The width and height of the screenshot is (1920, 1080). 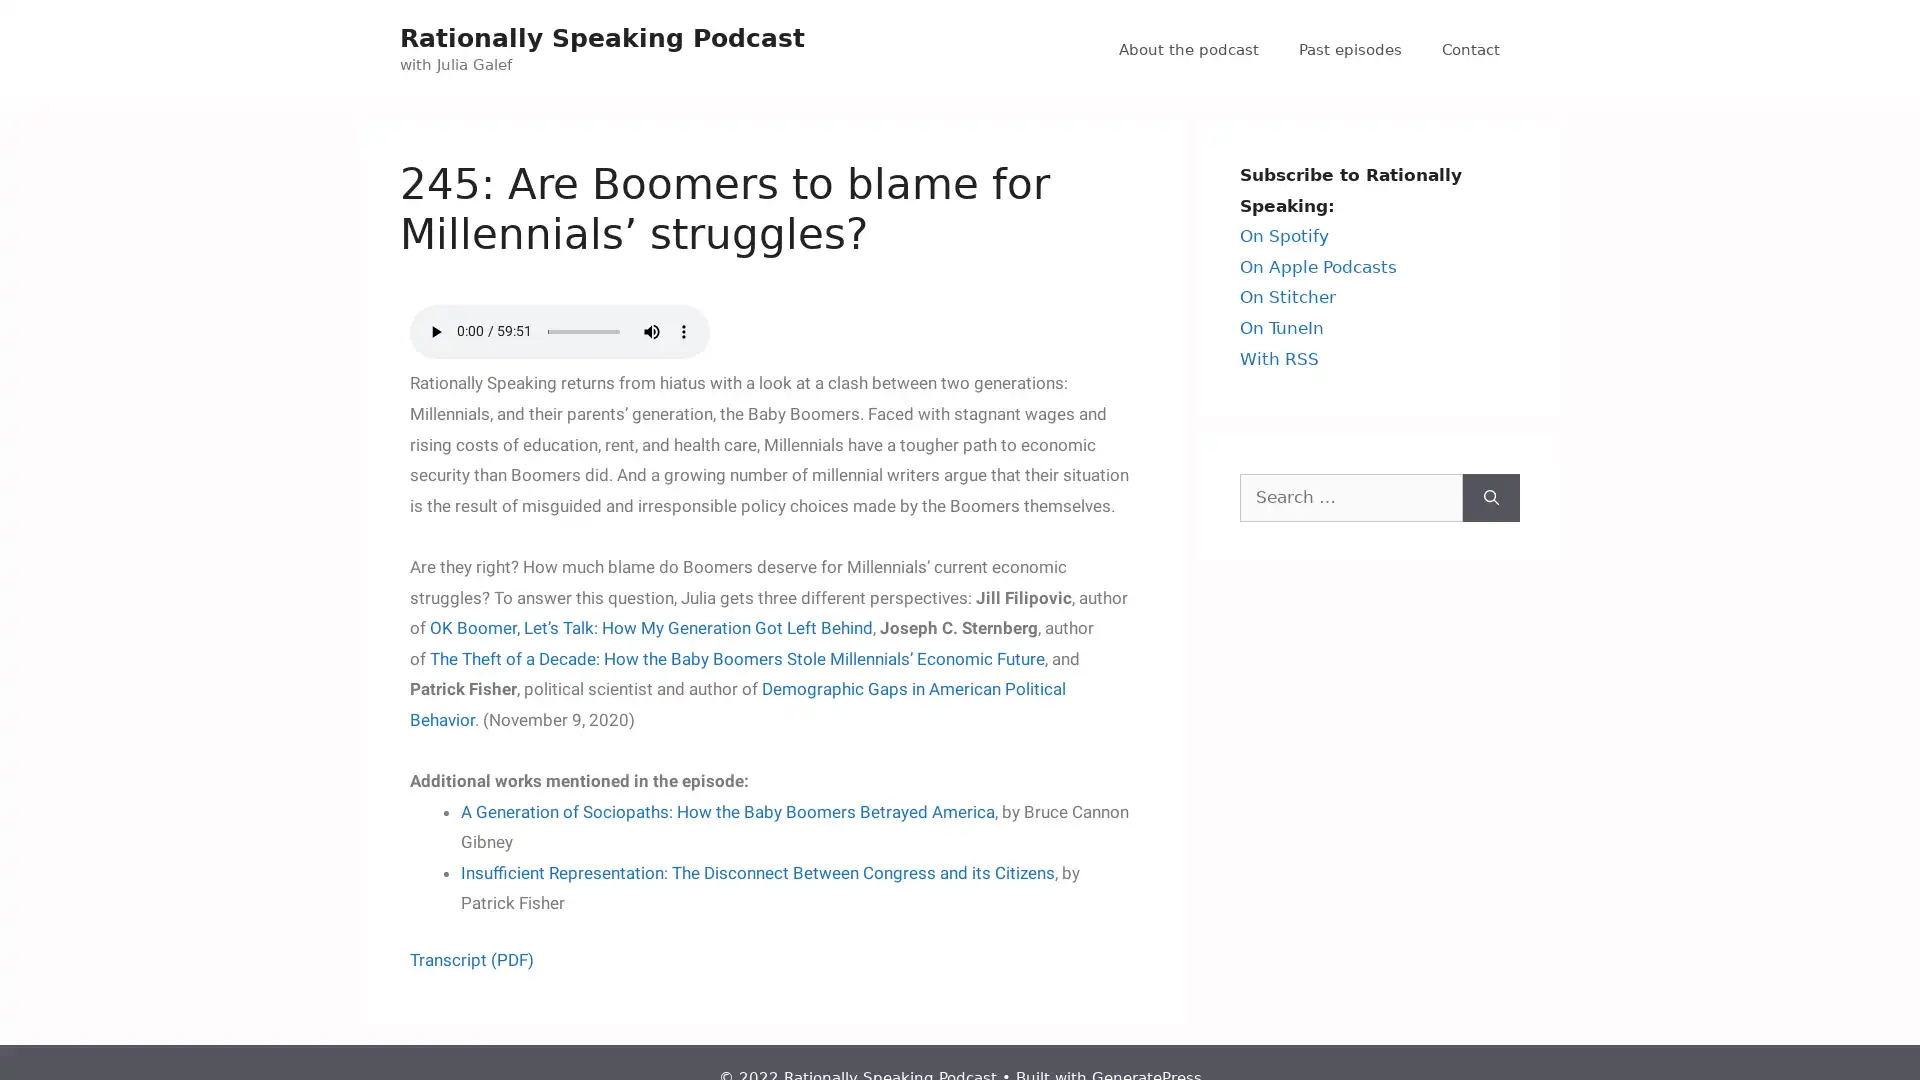 What do you see at coordinates (683, 330) in the screenshot?
I see `show more media controls` at bounding box center [683, 330].